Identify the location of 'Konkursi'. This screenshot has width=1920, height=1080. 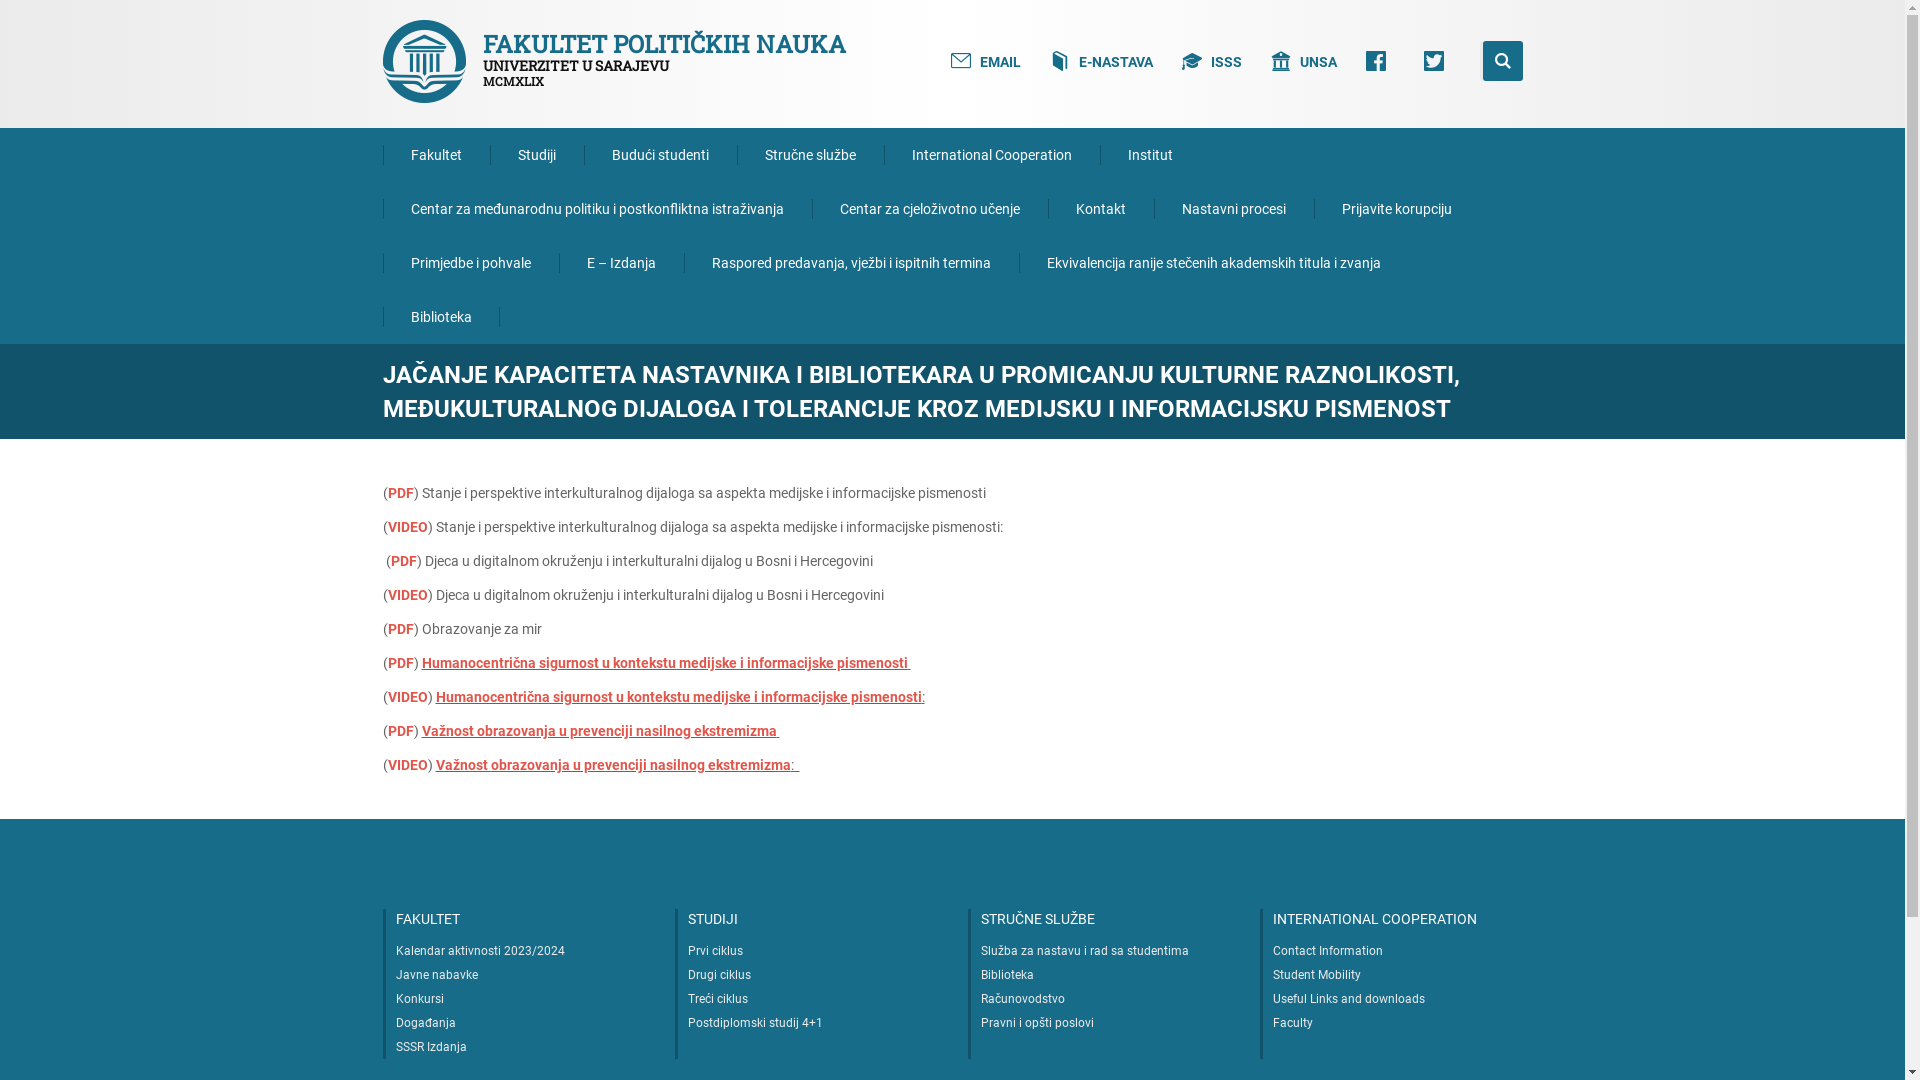
(419, 999).